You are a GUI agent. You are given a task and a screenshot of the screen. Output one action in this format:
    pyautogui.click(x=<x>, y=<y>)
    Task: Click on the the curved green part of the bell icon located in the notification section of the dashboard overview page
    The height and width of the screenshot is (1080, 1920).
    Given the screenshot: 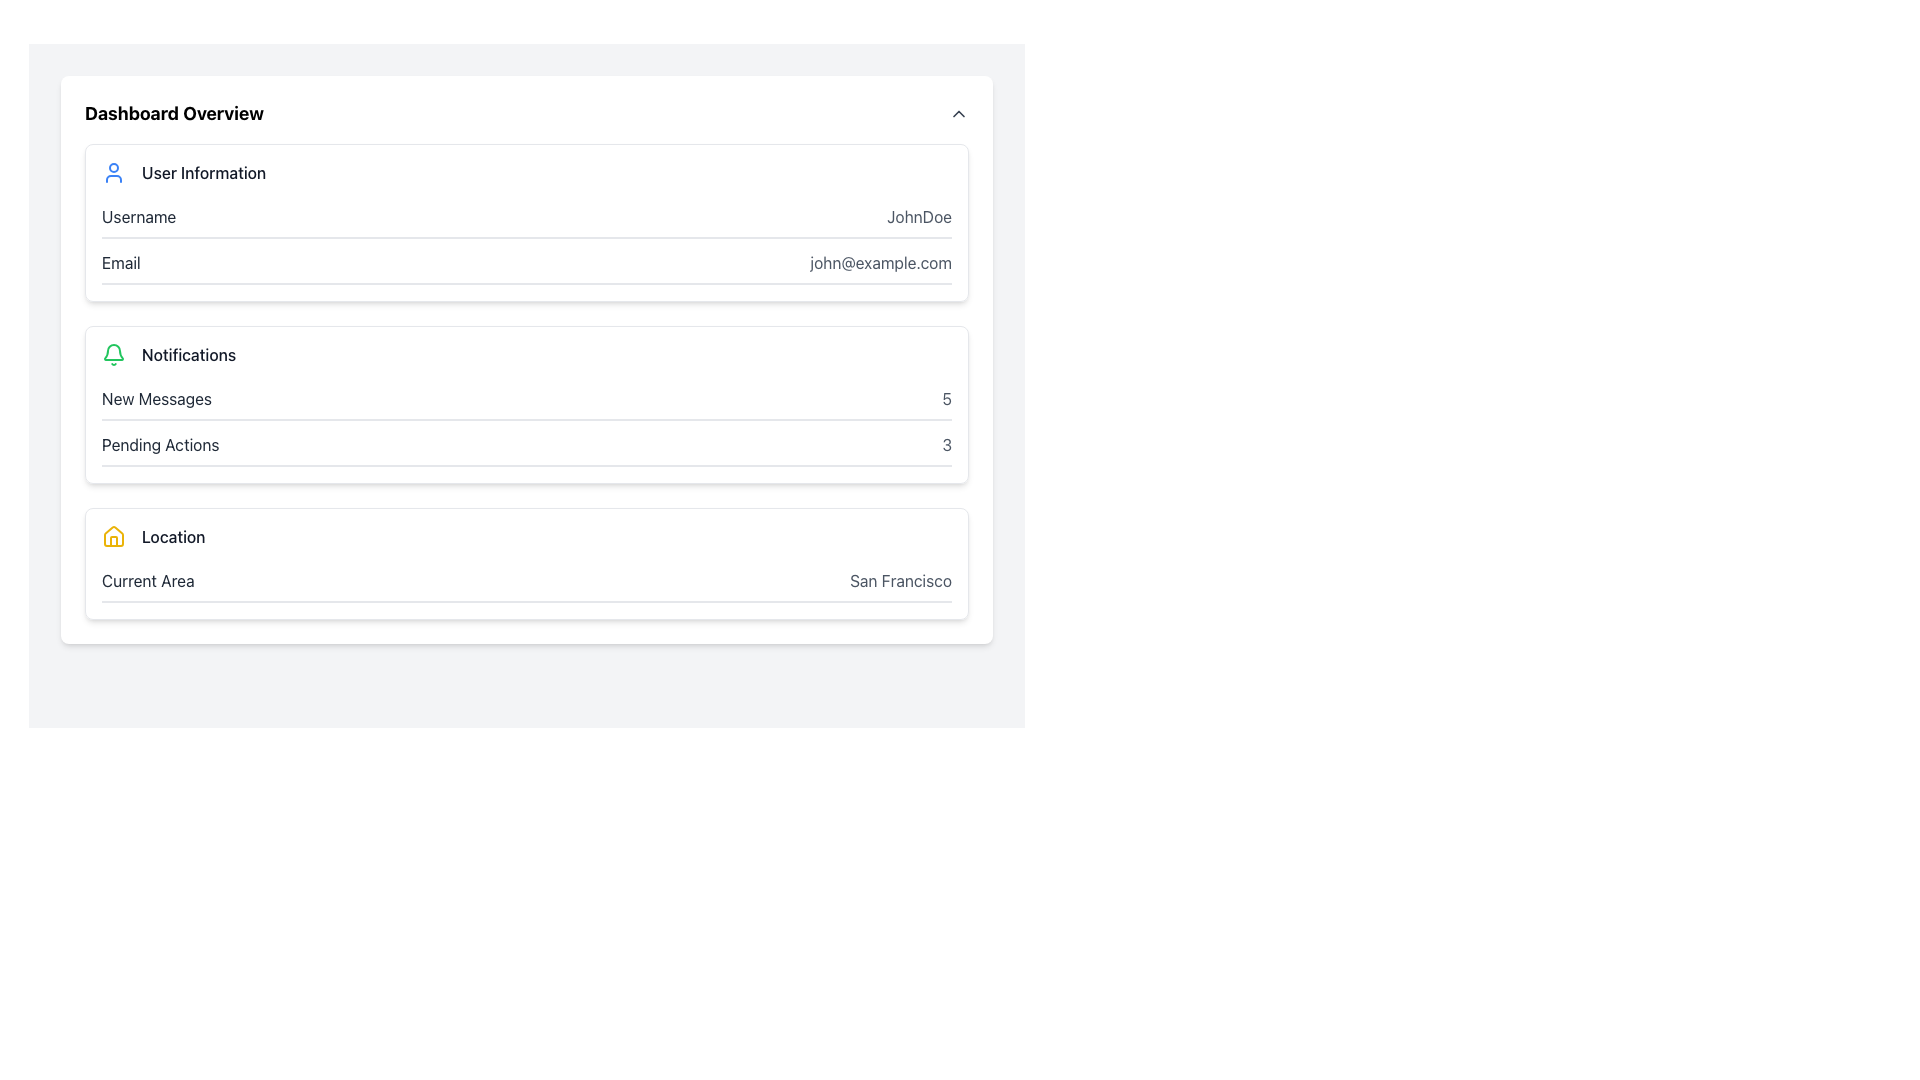 What is the action you would take?
    pyautogui.click(x=113, y=351)
    